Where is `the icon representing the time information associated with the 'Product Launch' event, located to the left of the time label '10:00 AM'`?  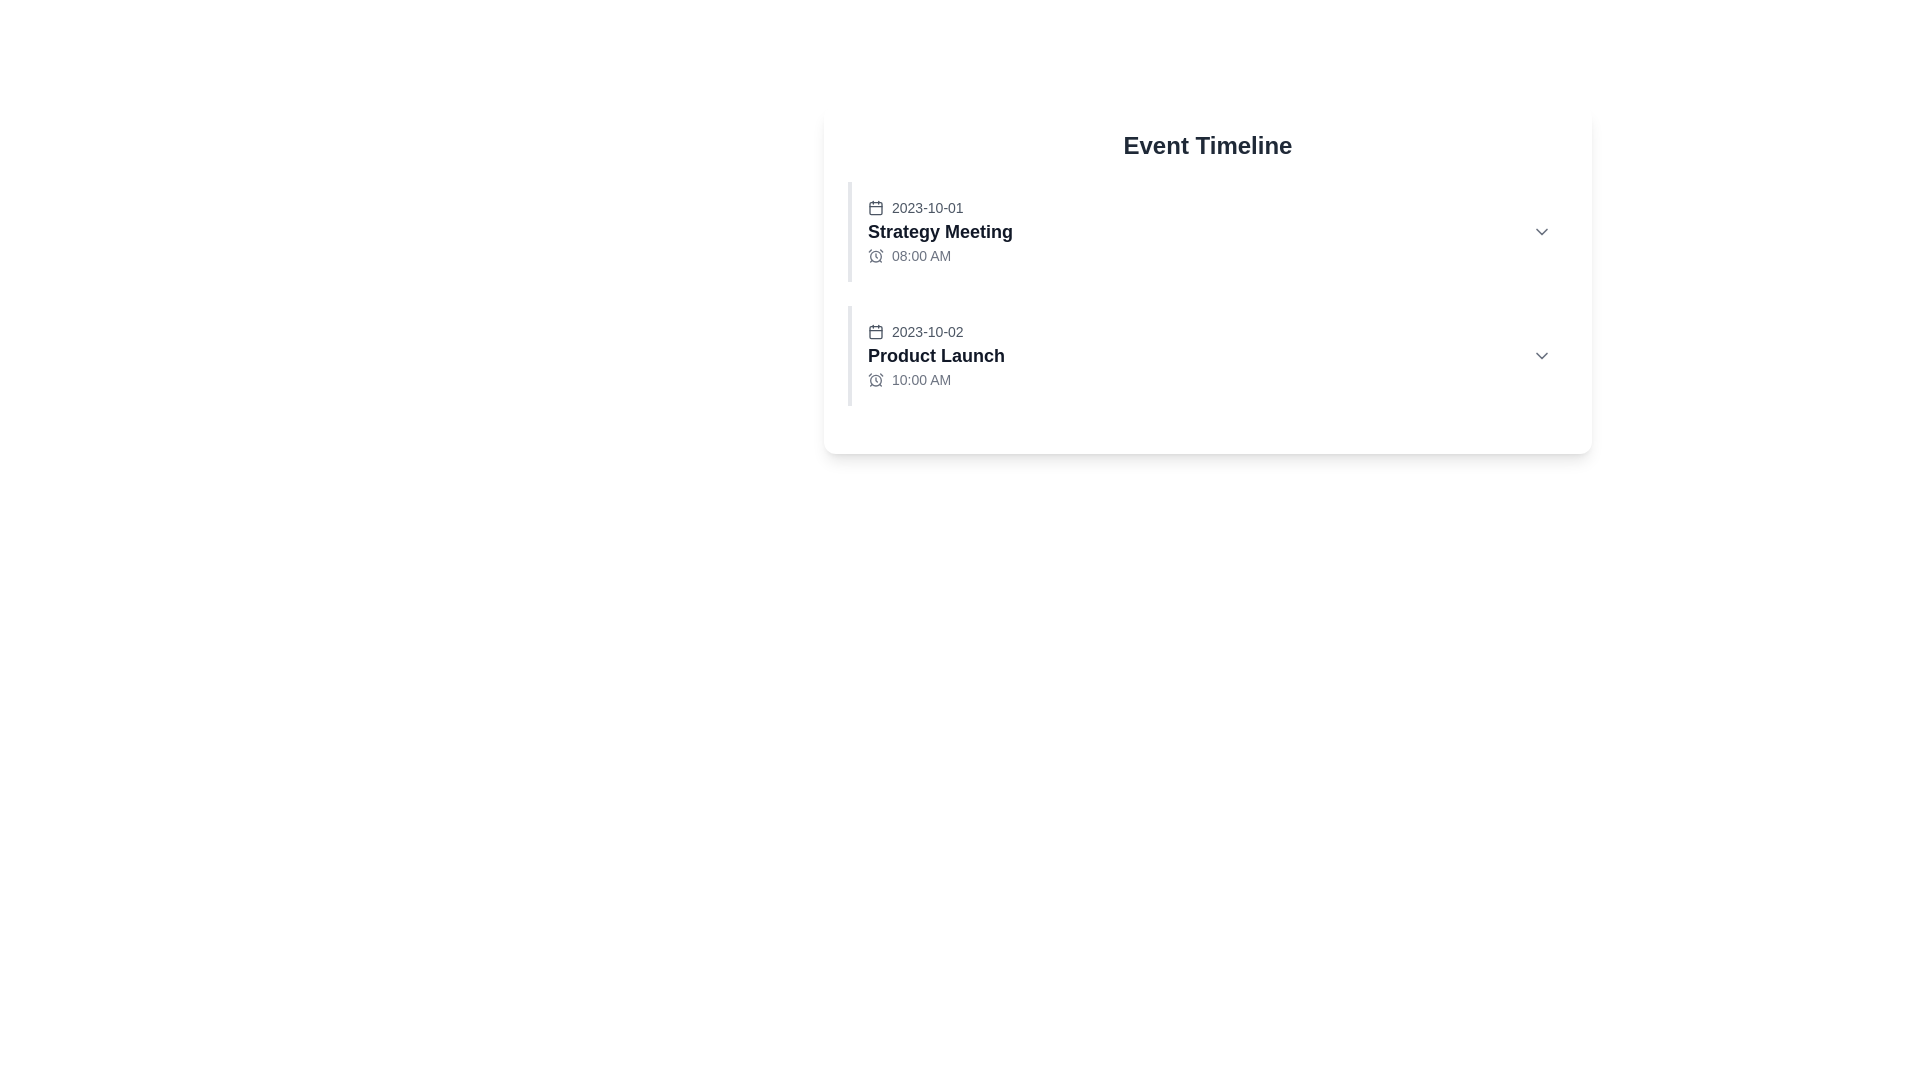 the icon representing the time information associated with the 'Product Launch' event, located to the left of the time label '10:00 AM' is located at coordinates (875, 380).